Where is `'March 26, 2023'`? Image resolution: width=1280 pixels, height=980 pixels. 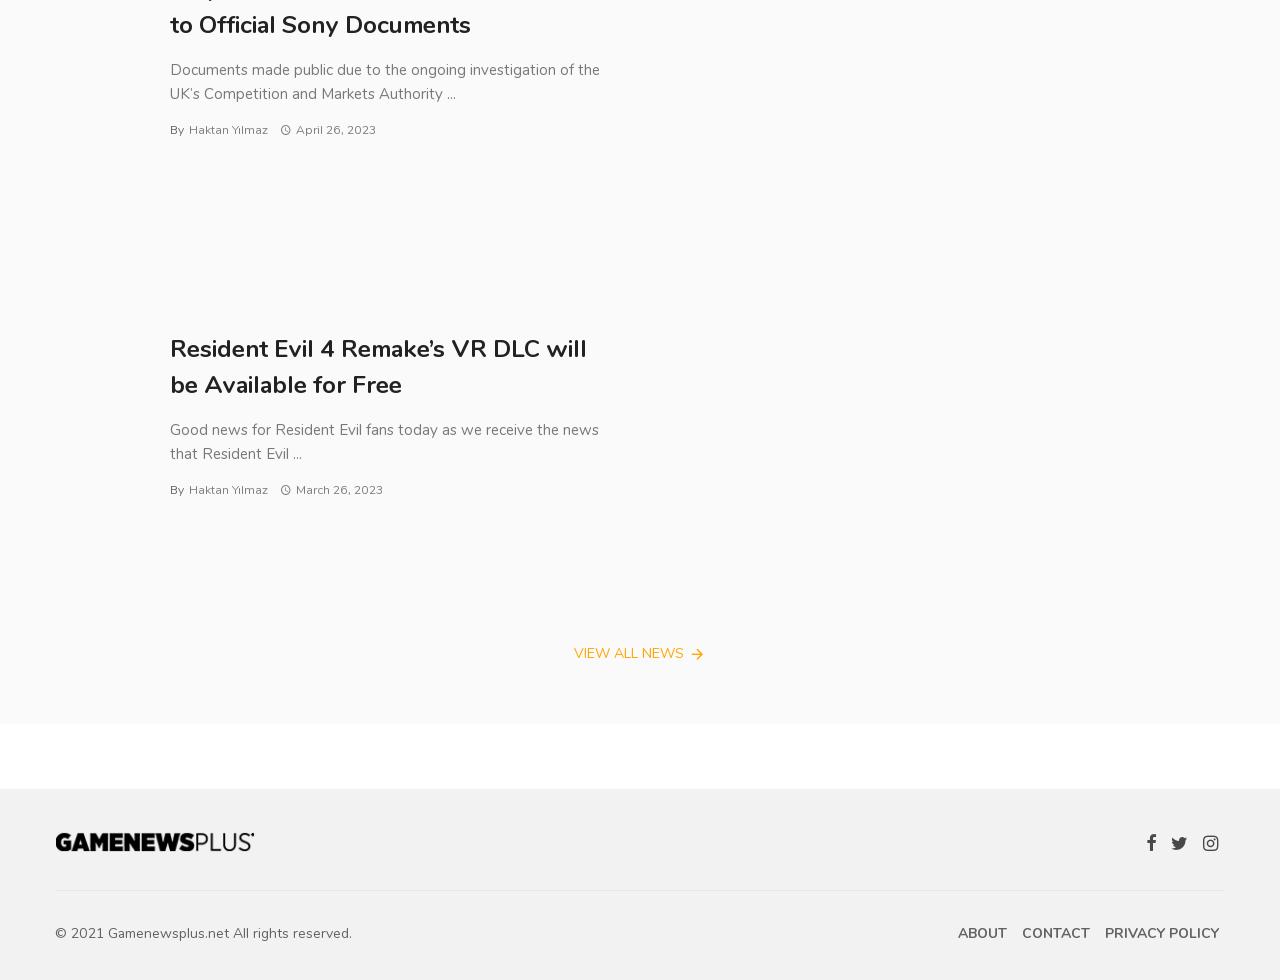 'March 26, 2023' is located at coordinates (338, 489).